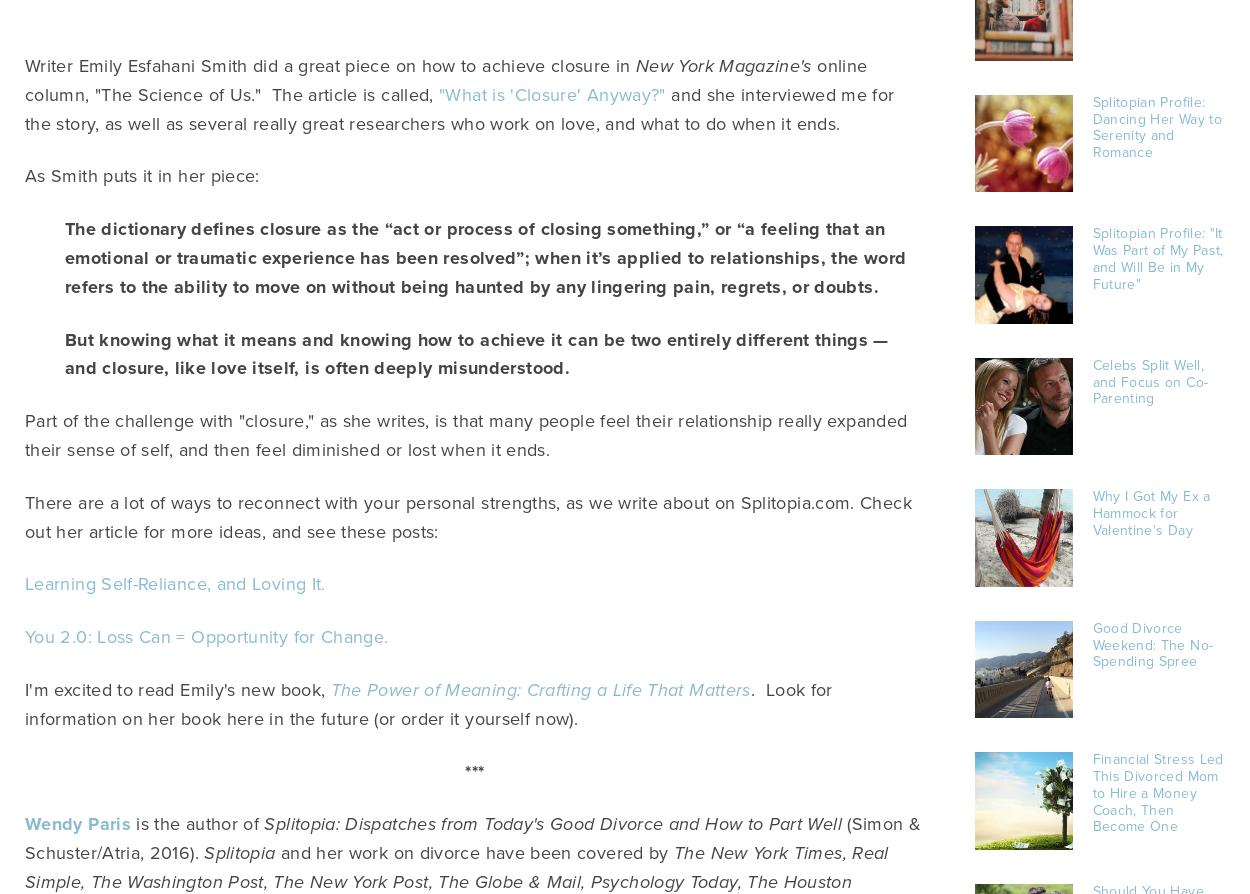 The width and height of the screenshot is (1250, 894). Describe the element at coordinates (555, 822) in the screenshot. I see `'Splitopia: Dispatches from Today's Good Divorce and How to Part Well'` at that location.